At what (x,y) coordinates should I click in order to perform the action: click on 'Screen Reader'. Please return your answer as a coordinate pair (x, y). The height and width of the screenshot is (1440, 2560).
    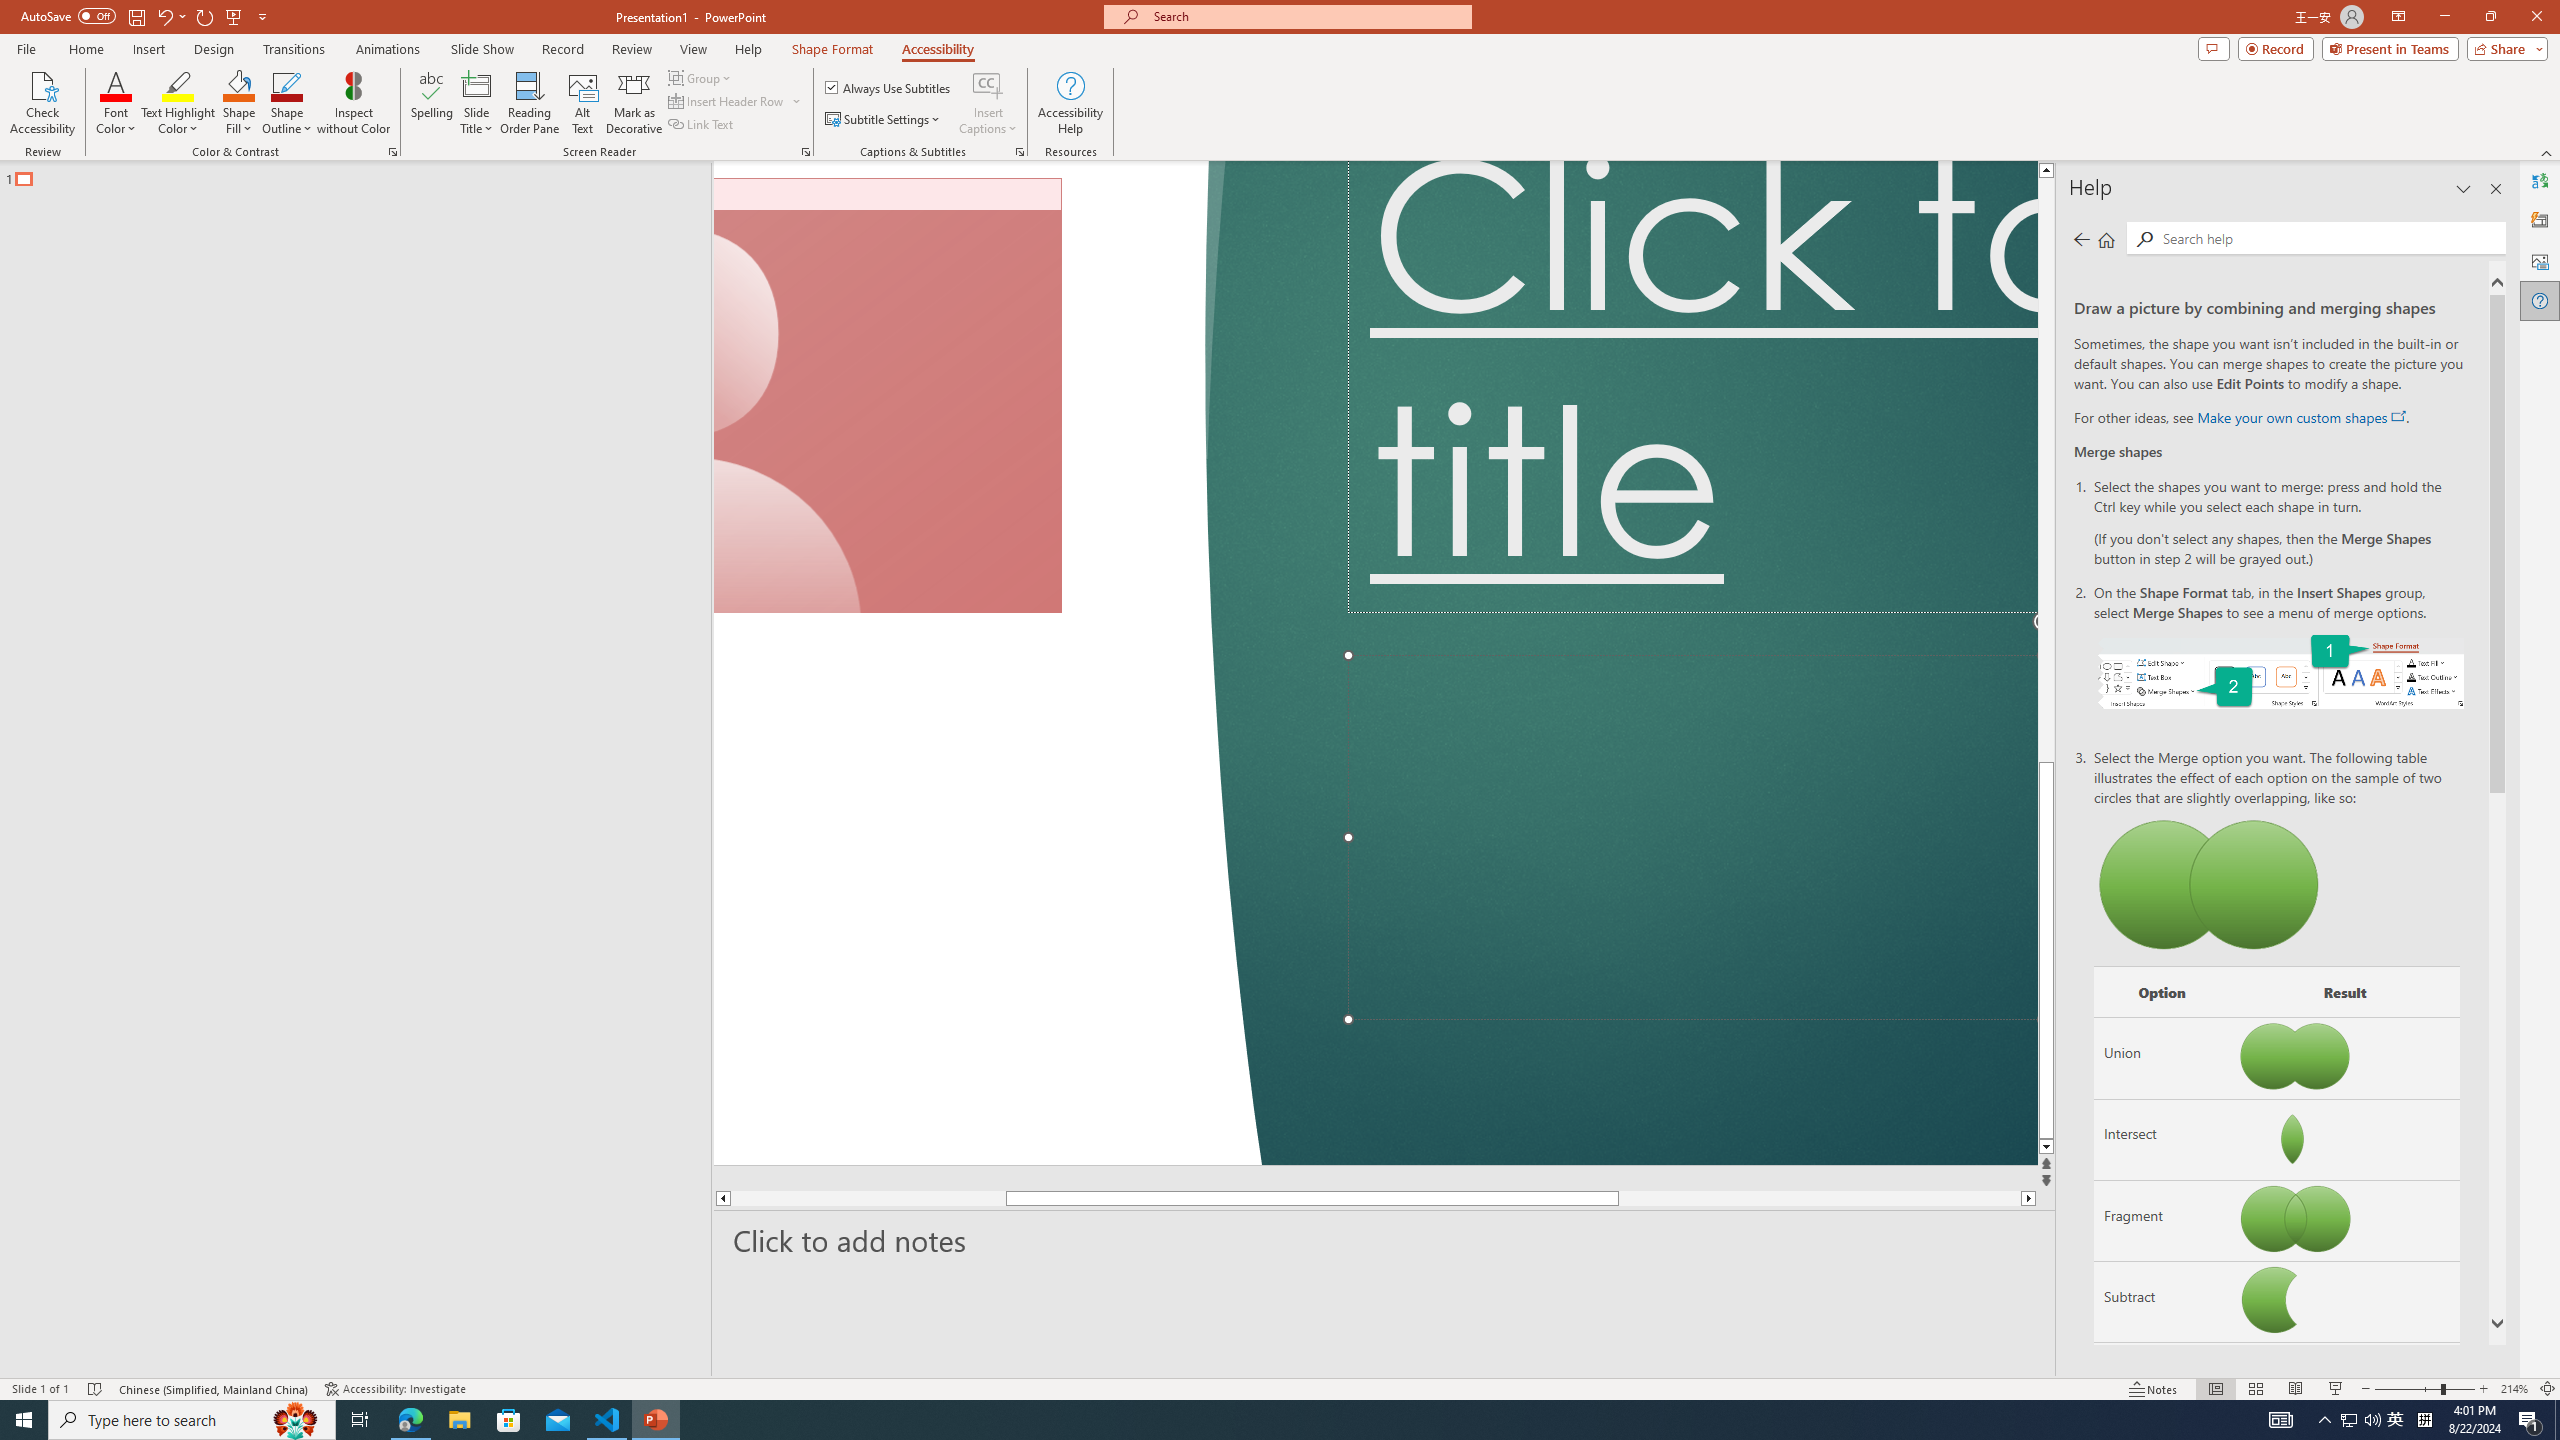
    Looking at the image, I should click on (806, 150).